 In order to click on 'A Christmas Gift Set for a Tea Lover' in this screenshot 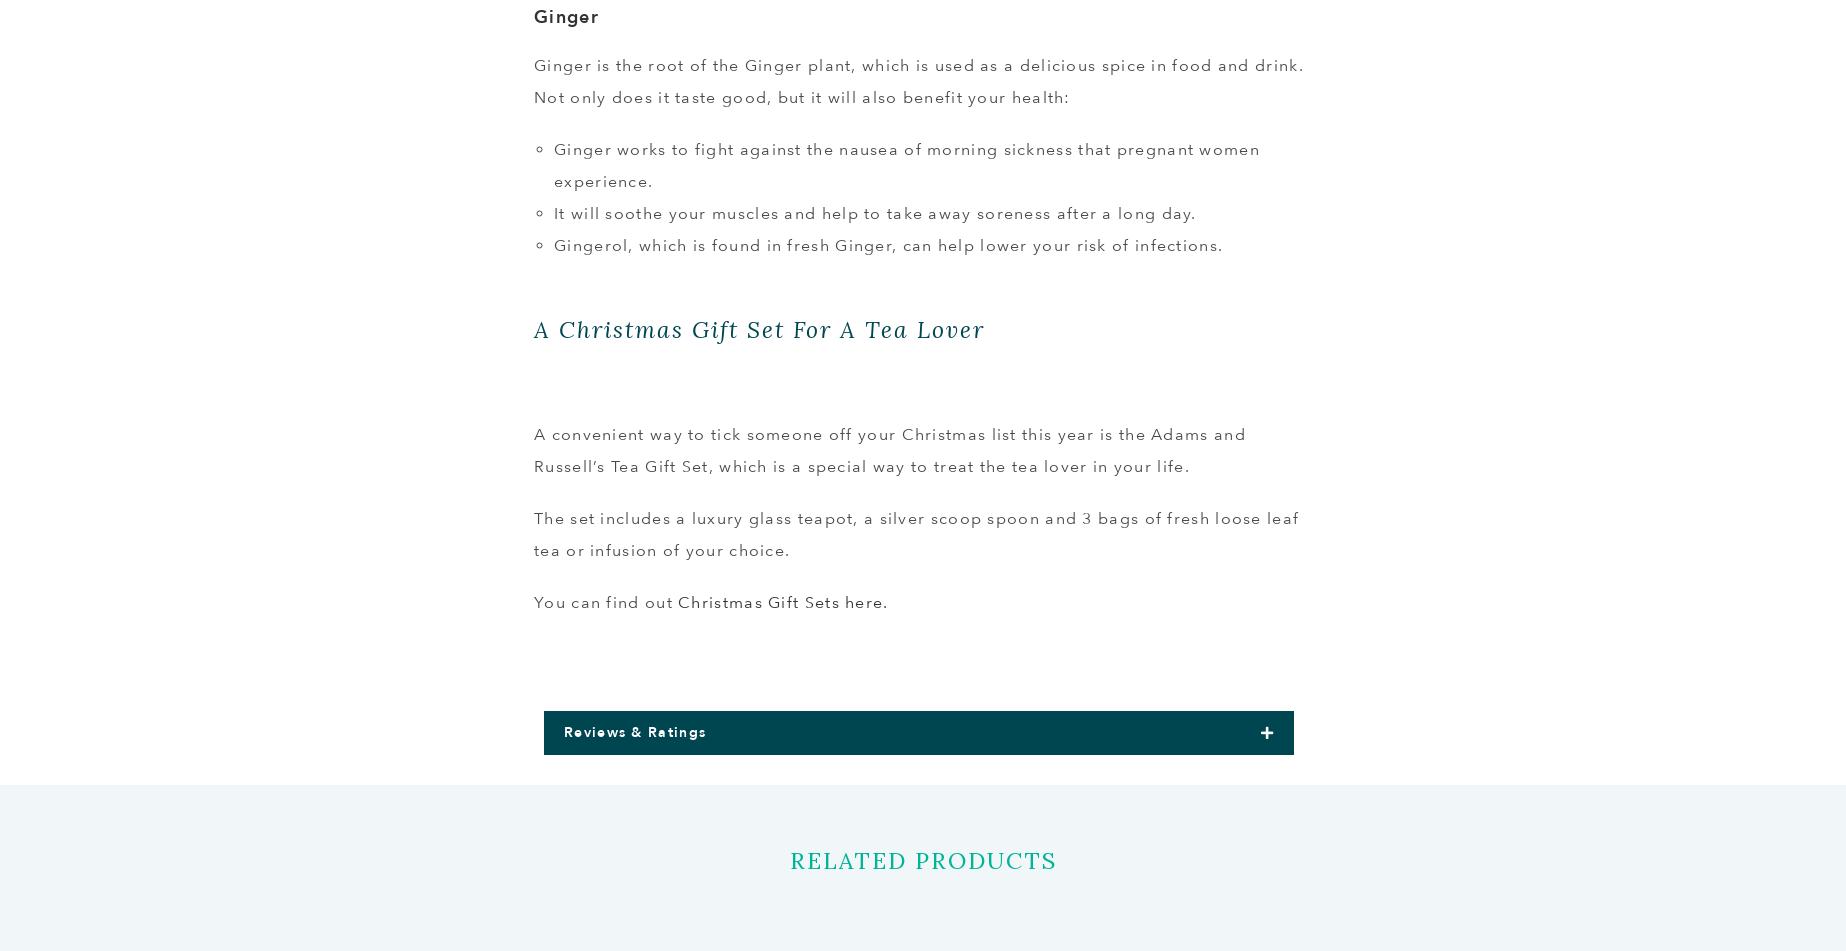, I will do `click(758, 329)`.